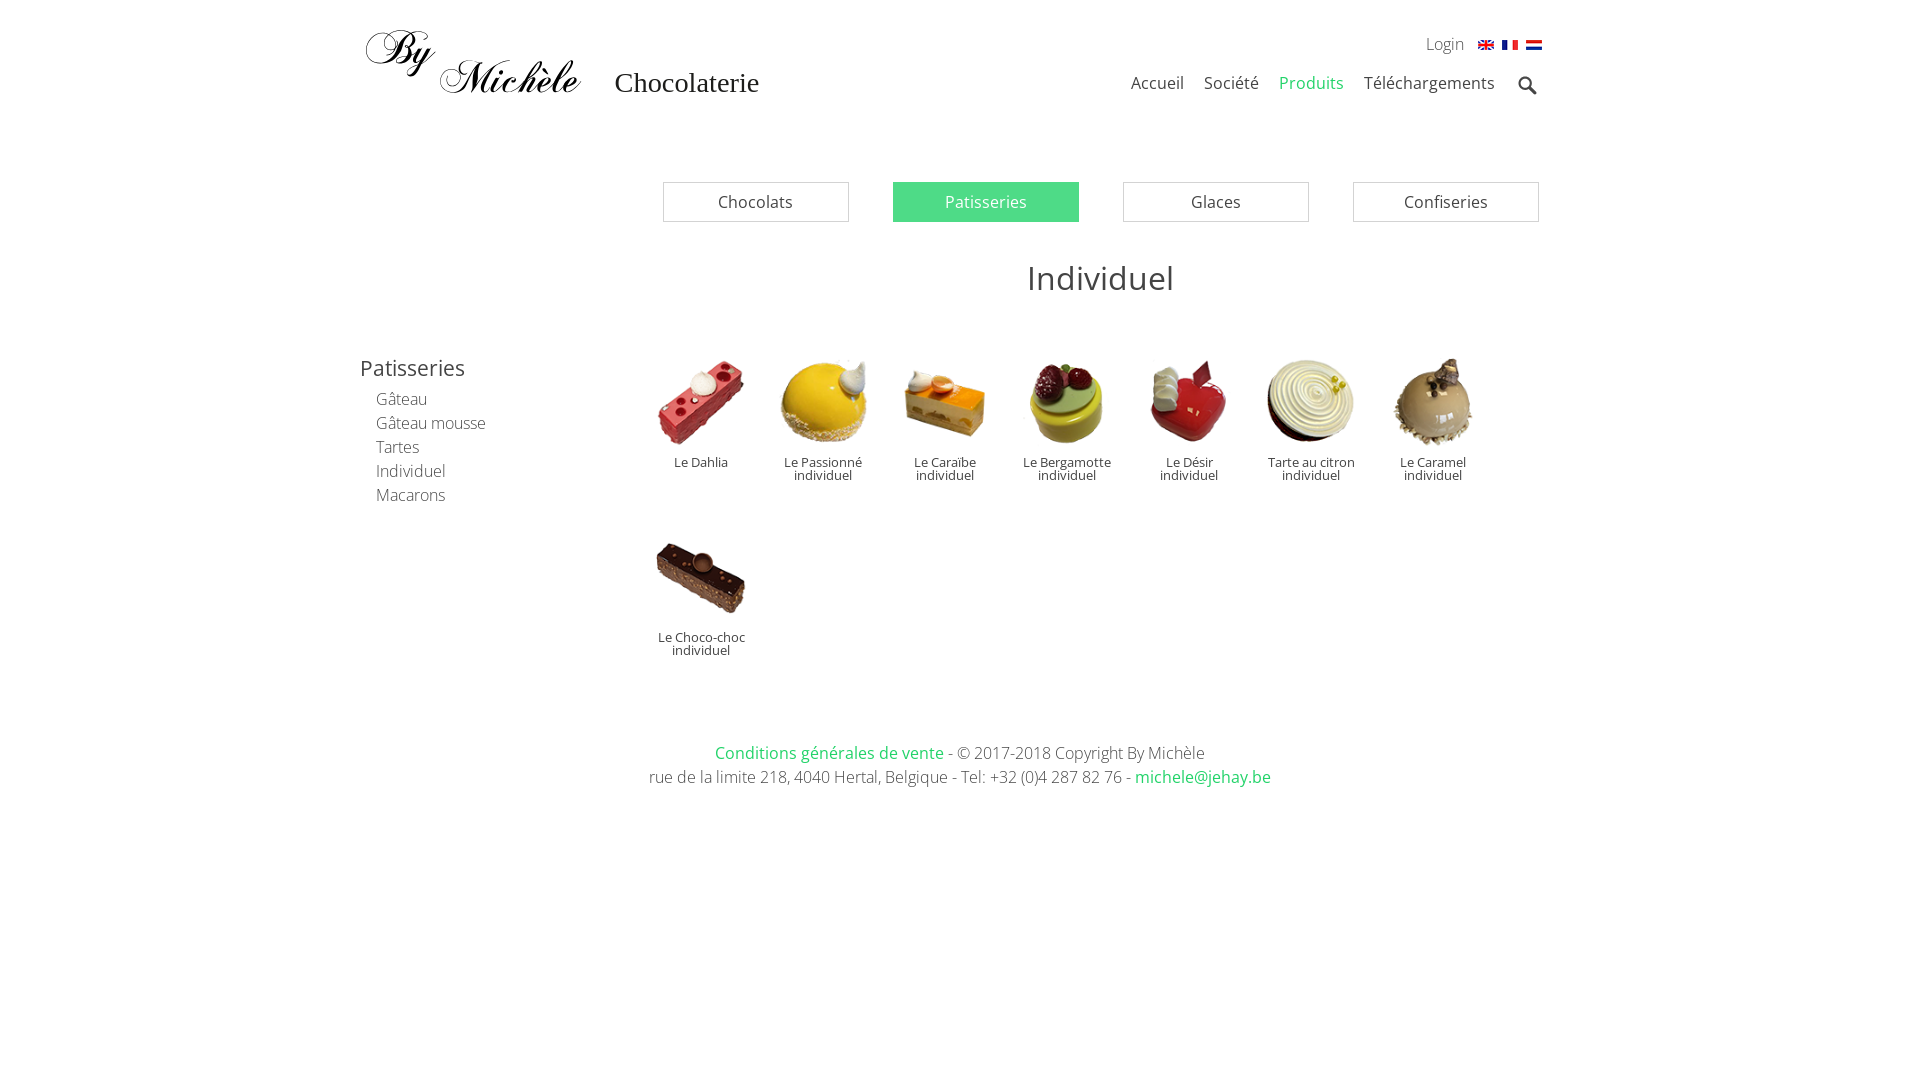  I want to click on 'Le Caramel individuel', so click(1432, 419).